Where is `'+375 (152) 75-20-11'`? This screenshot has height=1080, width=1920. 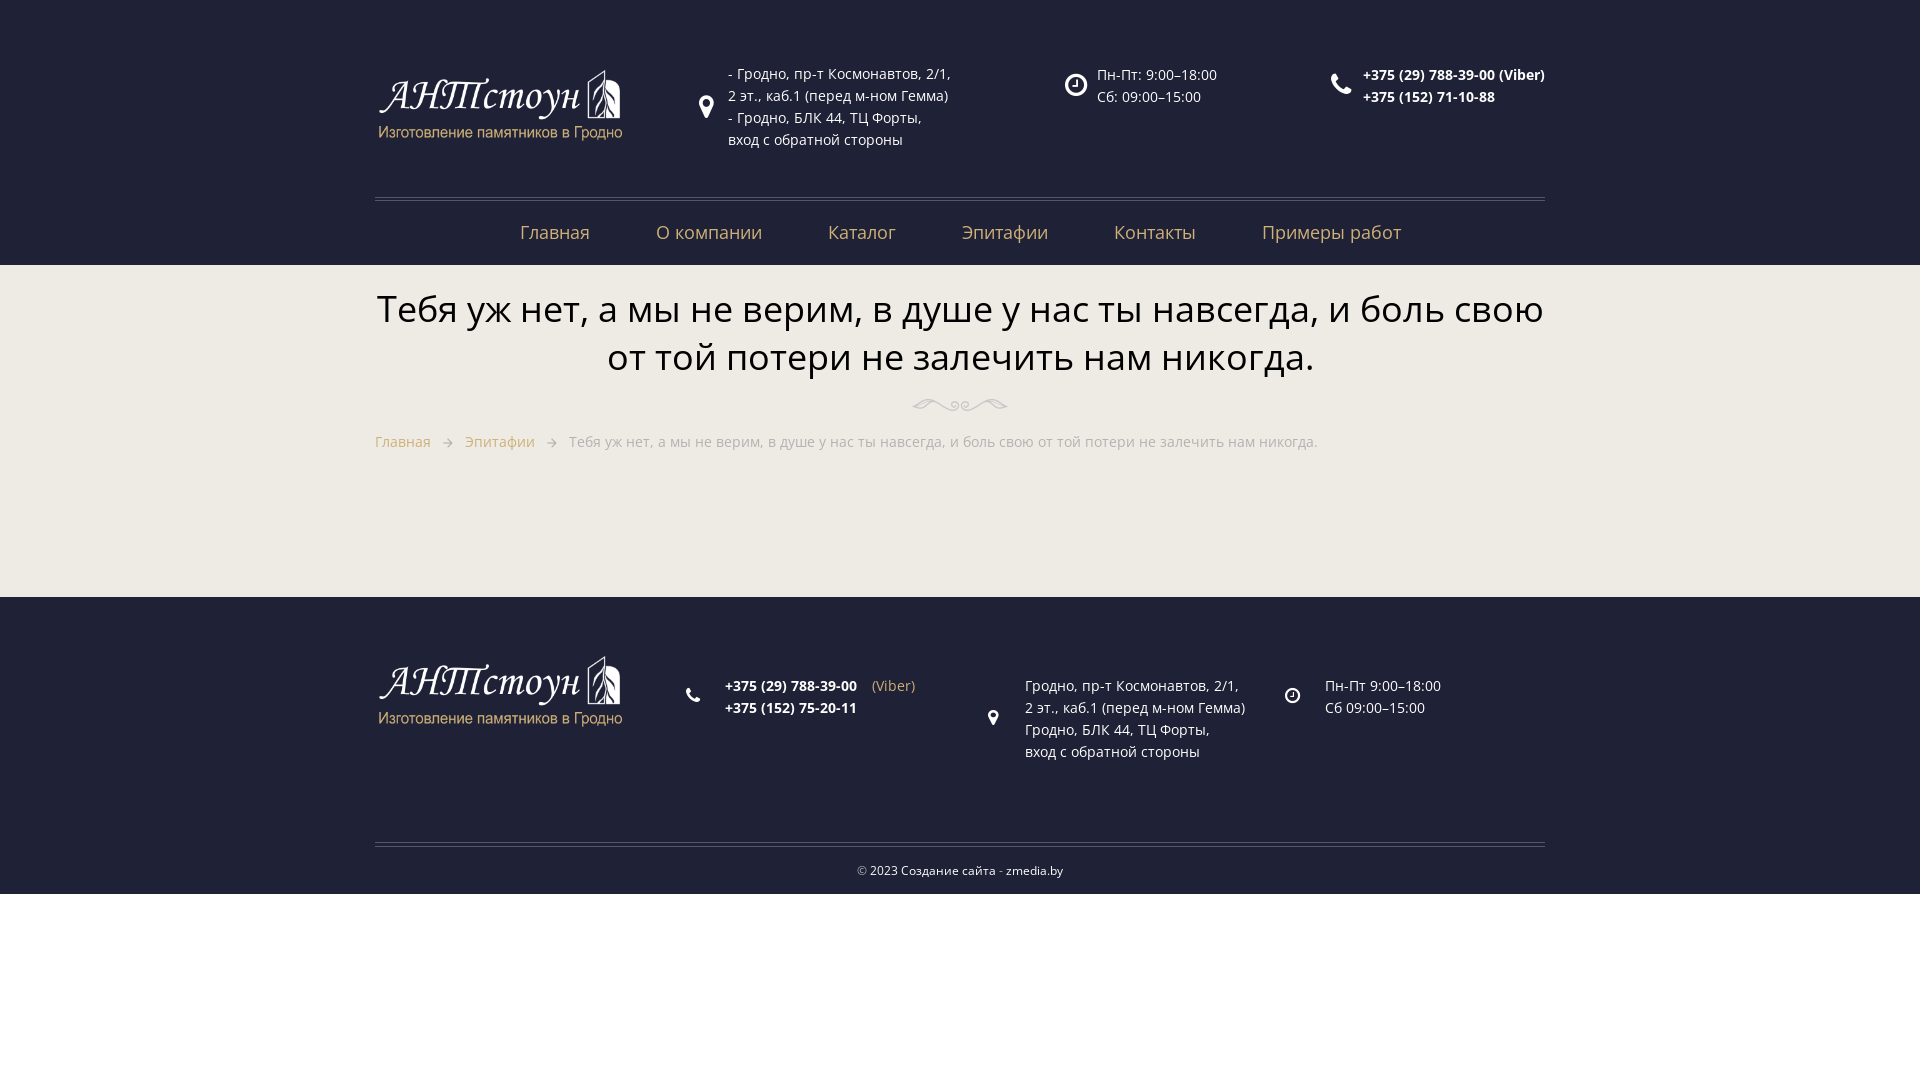 '+375 (152) 75-20-11' is located at coordinates (797, 706).